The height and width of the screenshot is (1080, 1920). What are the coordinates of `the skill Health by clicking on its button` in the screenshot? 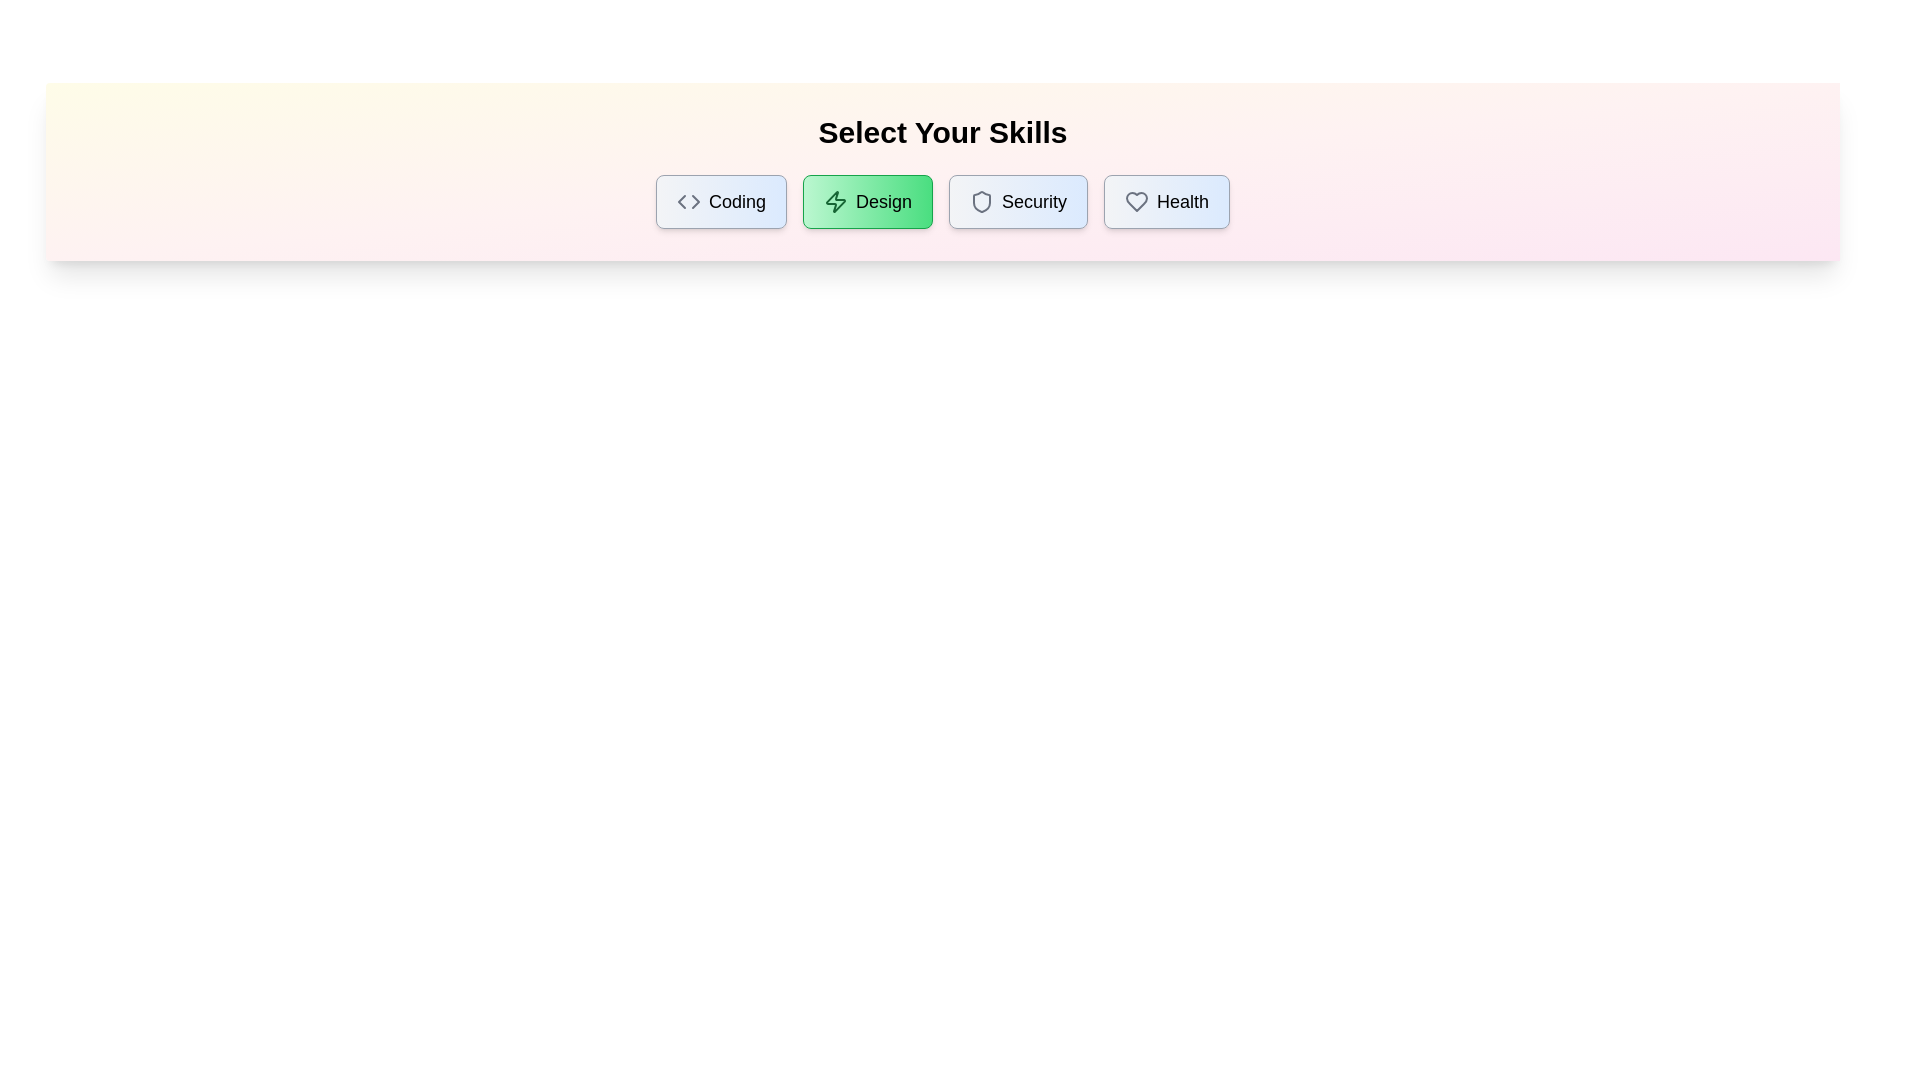 It's located at (1166, 201).